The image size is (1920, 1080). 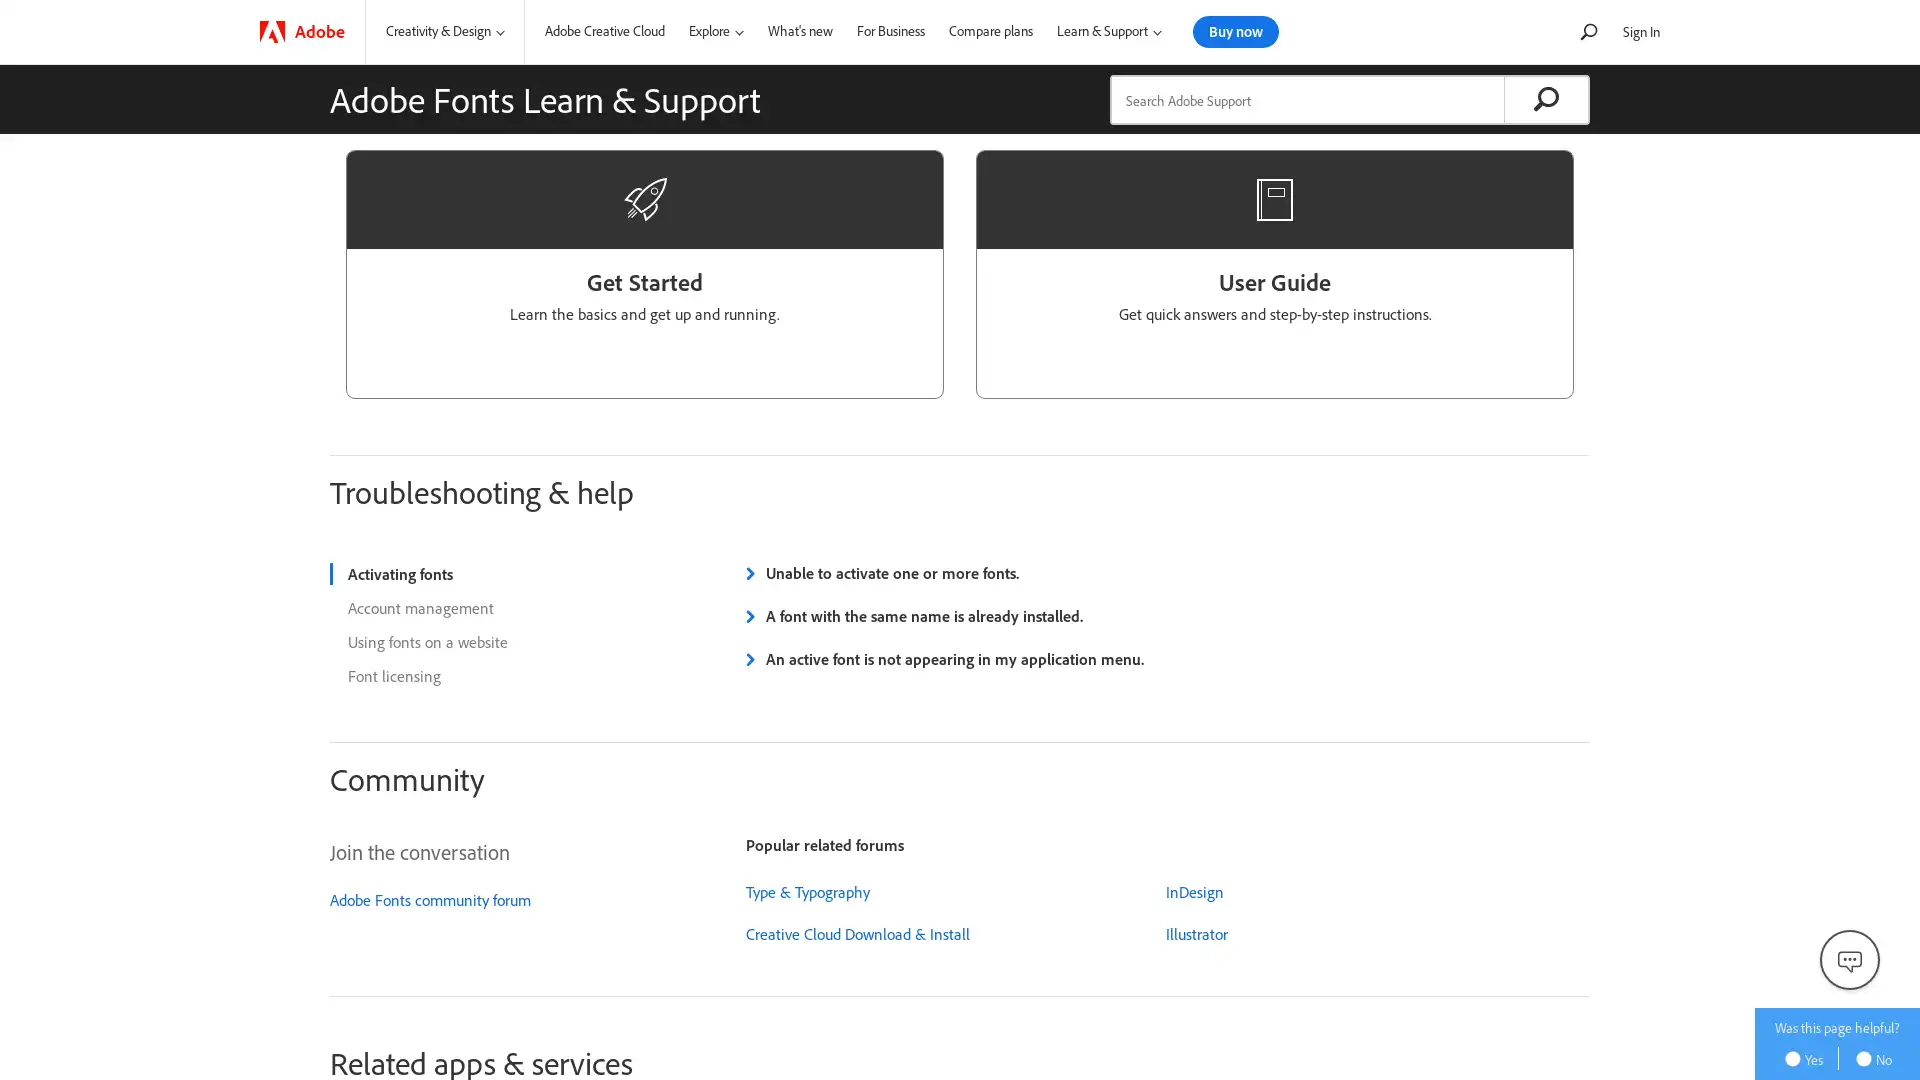 I want to click on Unable to activate one or more fonts., so click(x=880, y=573).